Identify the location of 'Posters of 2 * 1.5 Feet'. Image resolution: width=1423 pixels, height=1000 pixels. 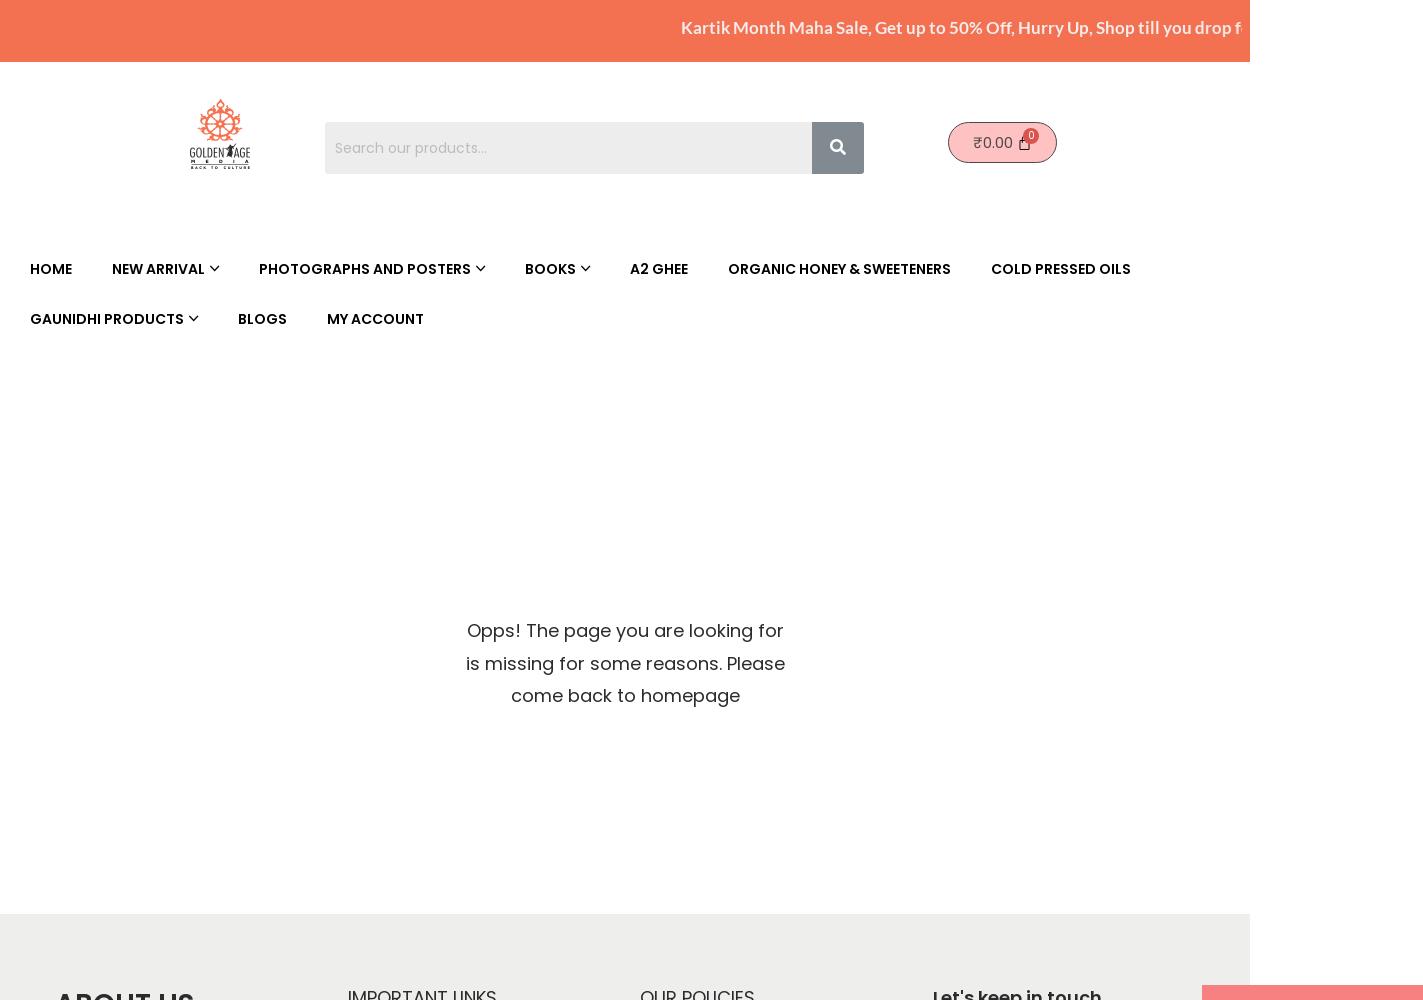
(636, 390).